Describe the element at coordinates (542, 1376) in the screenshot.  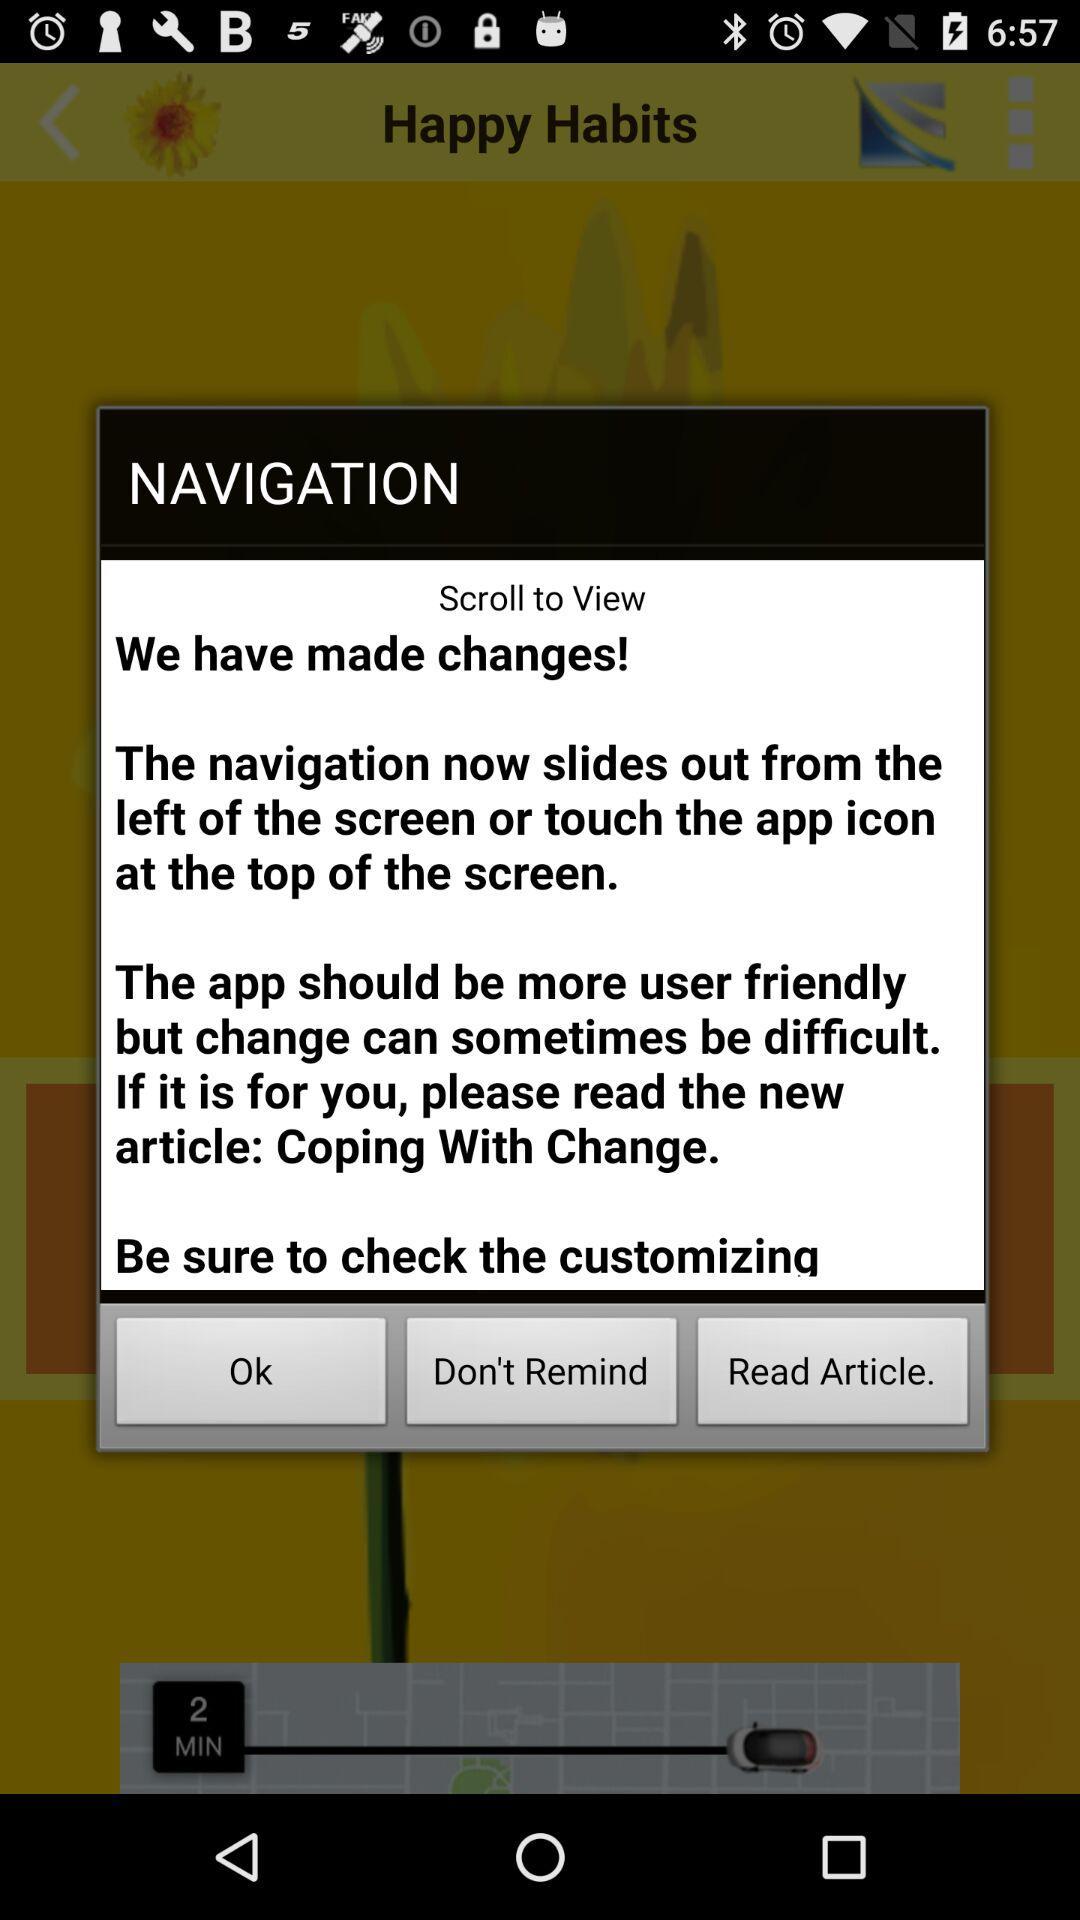
I see `icon below we have made` at that location.